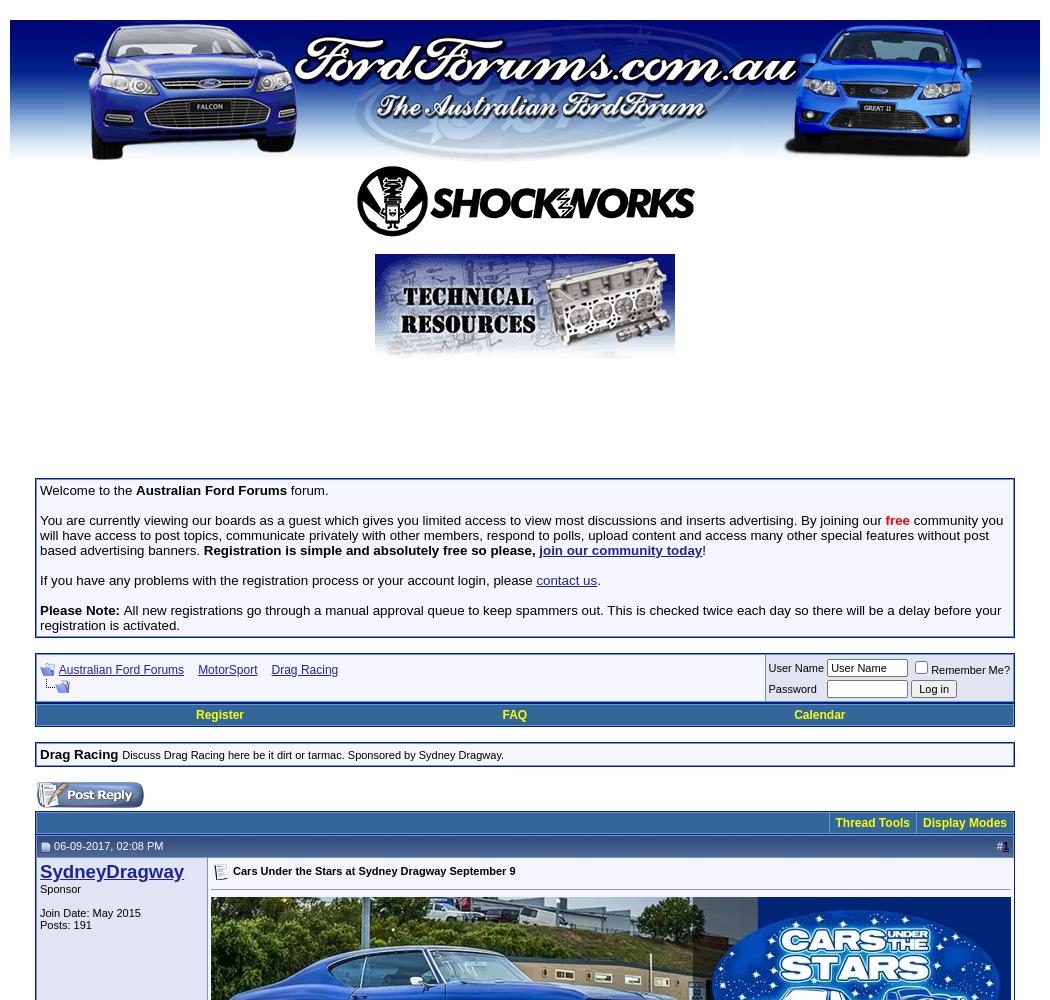  I want to click on 'FAQ', so click(513, 714).